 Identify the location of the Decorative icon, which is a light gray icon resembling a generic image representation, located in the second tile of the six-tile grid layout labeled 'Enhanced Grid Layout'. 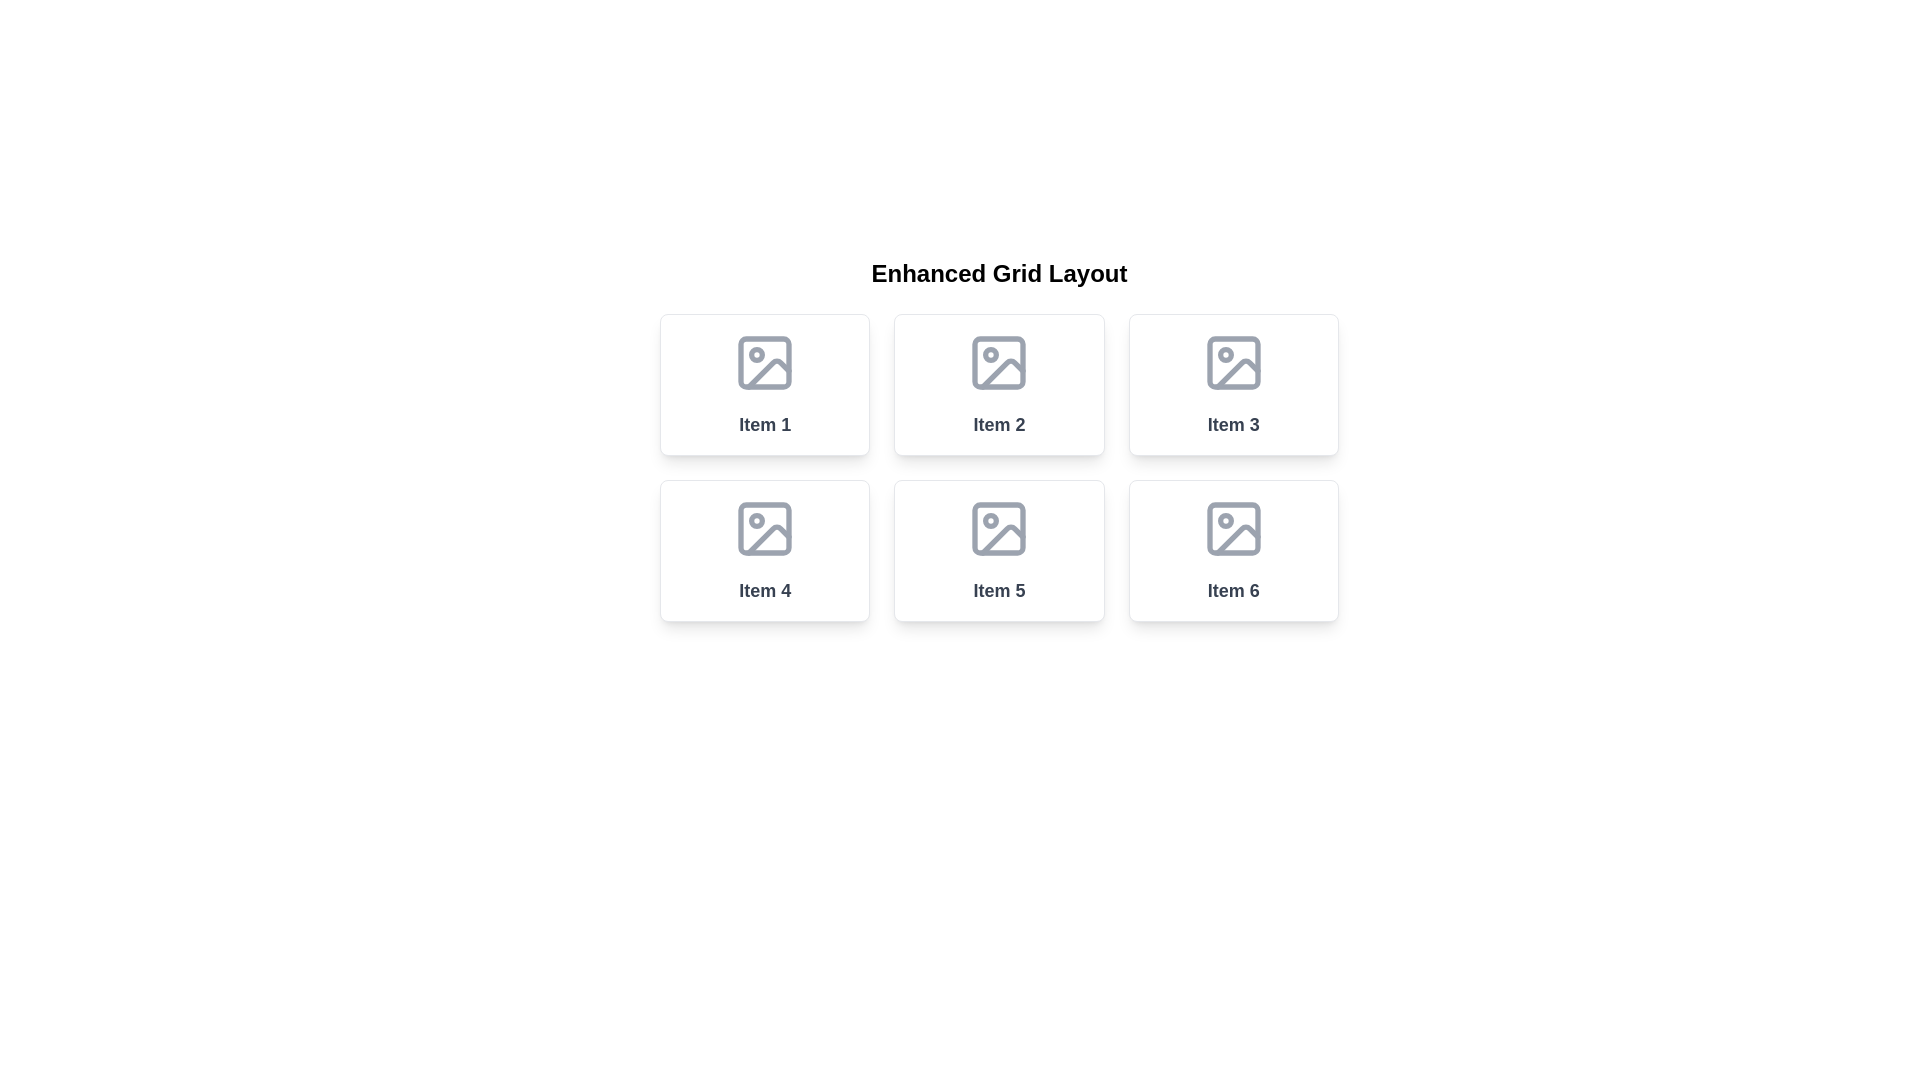
(999, 362).